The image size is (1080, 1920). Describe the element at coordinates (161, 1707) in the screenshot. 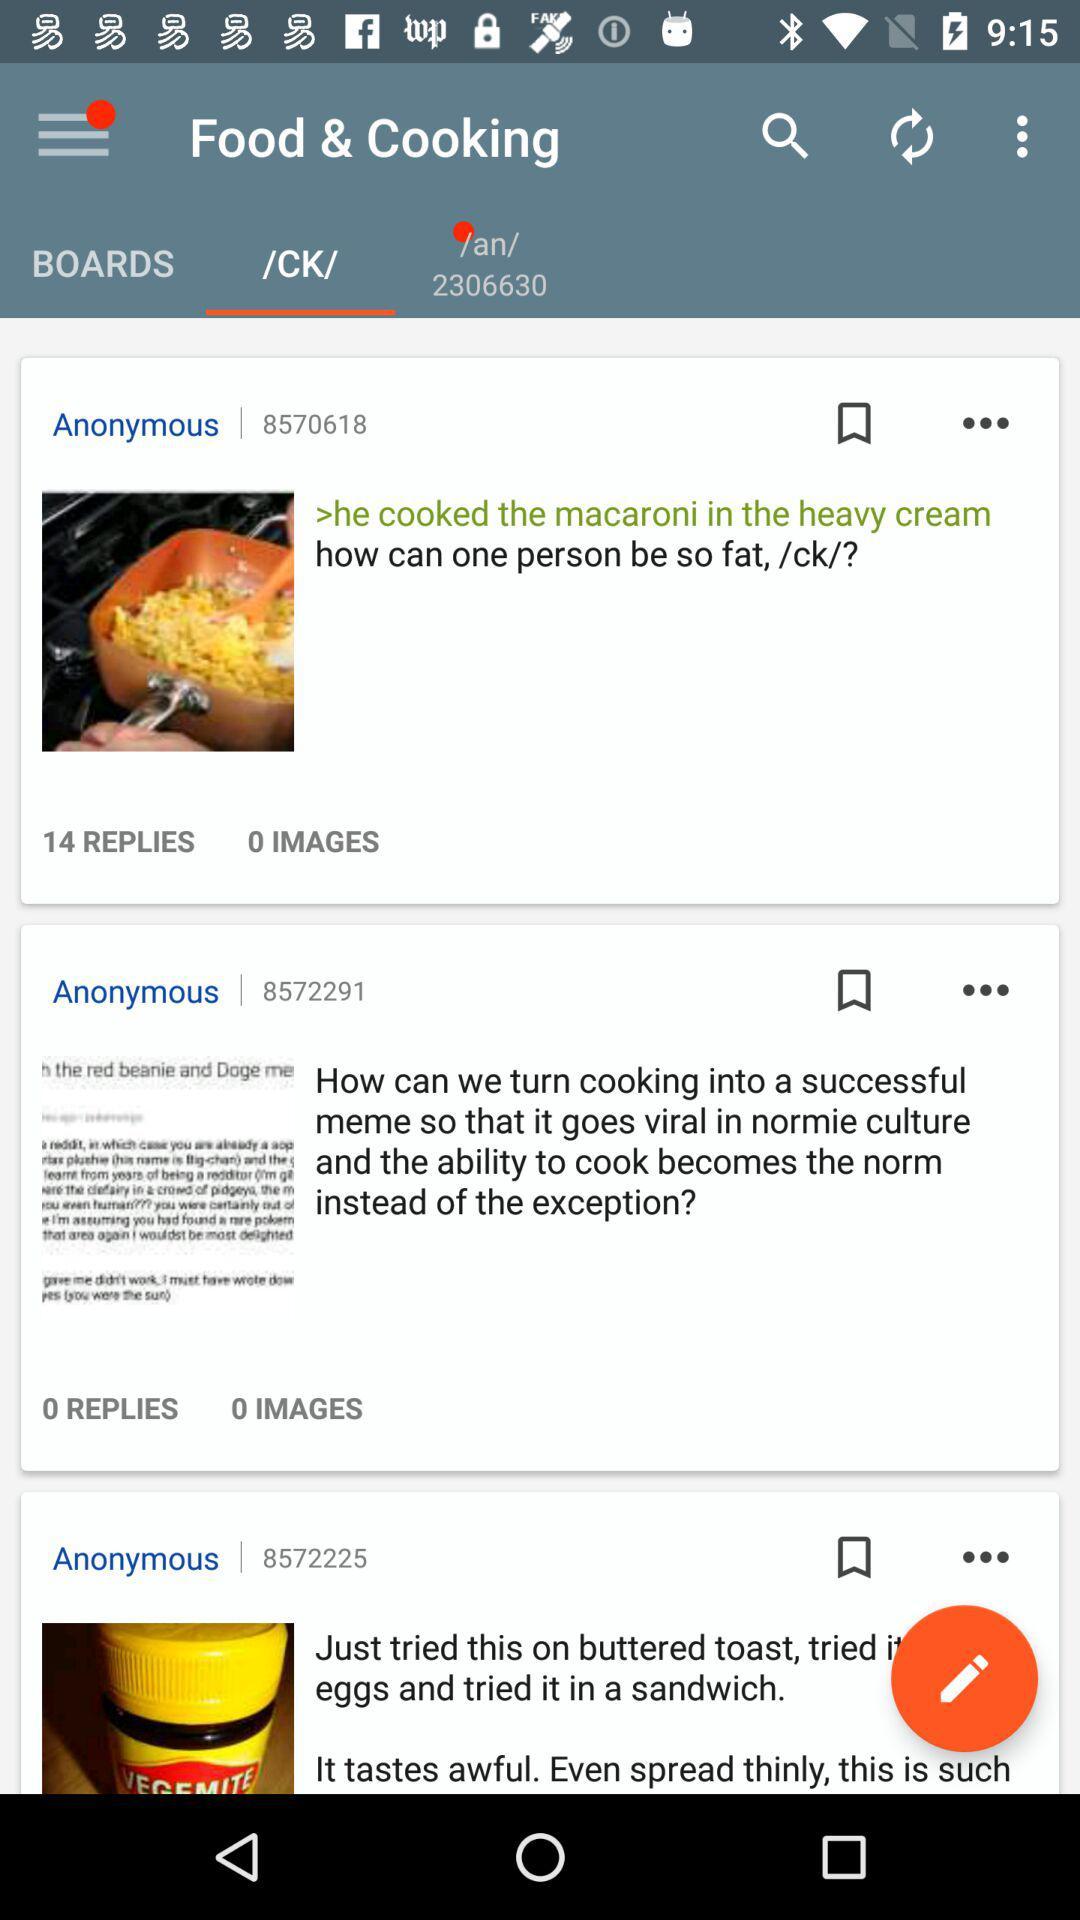

I see `profile photo` at that location.